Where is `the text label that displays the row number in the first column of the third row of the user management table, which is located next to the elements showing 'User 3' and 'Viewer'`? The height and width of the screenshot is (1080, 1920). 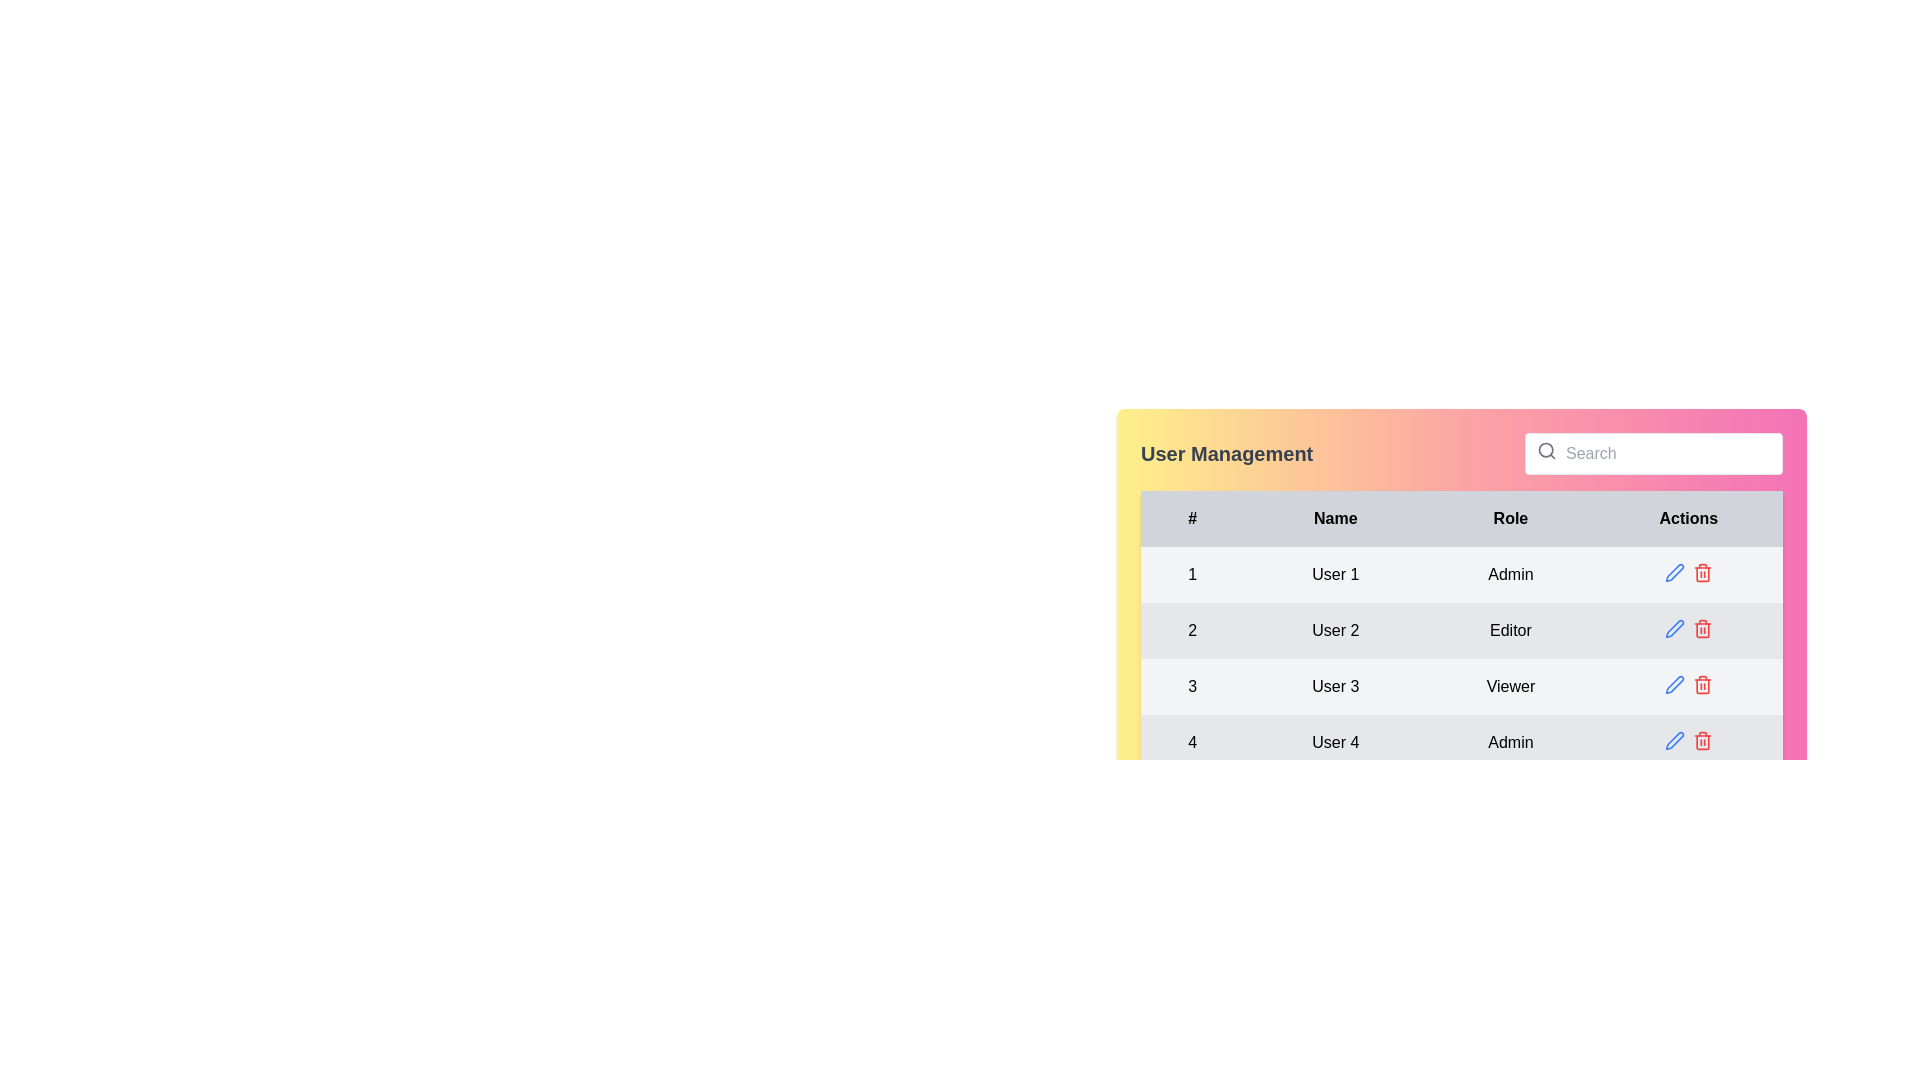 the text label that displays the row number in the first column of the third row of the user management table, which is located next to the elements showing 'User 3' and 'Viewer' is located at coordinates (1192, 685).